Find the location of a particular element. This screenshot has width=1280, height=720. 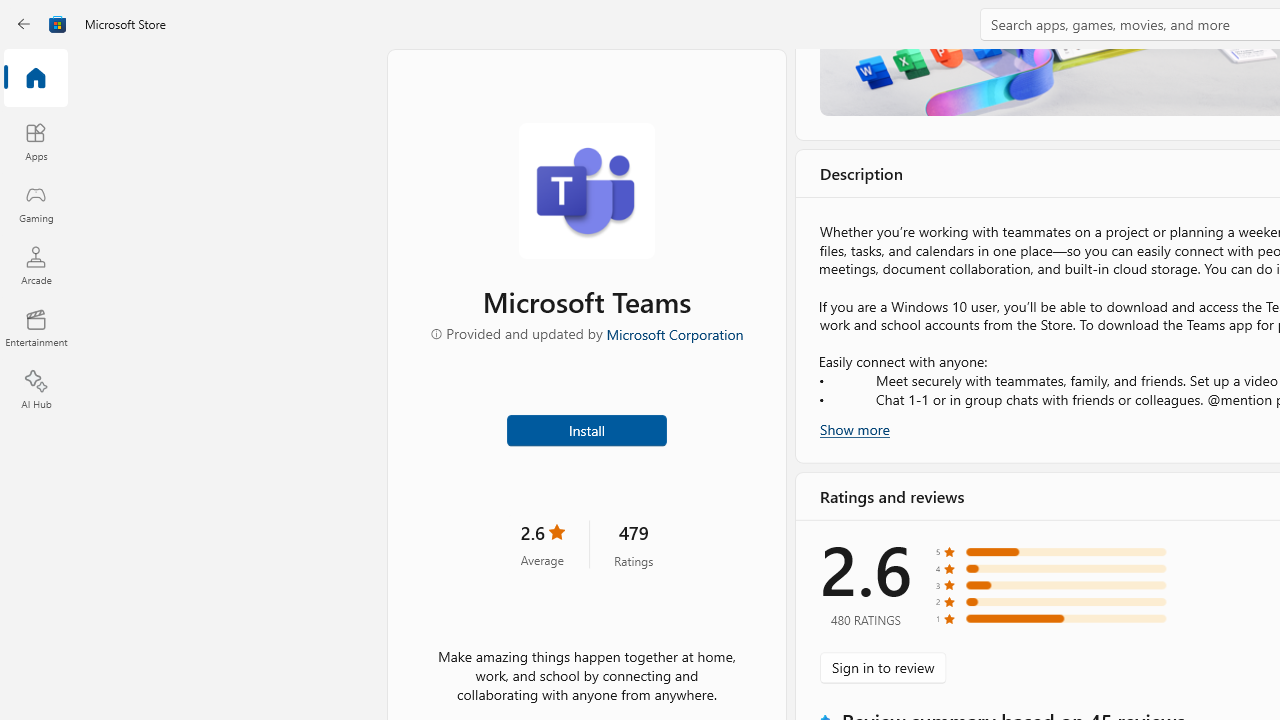

'Class: Image' is located at coordinates (58, 24).